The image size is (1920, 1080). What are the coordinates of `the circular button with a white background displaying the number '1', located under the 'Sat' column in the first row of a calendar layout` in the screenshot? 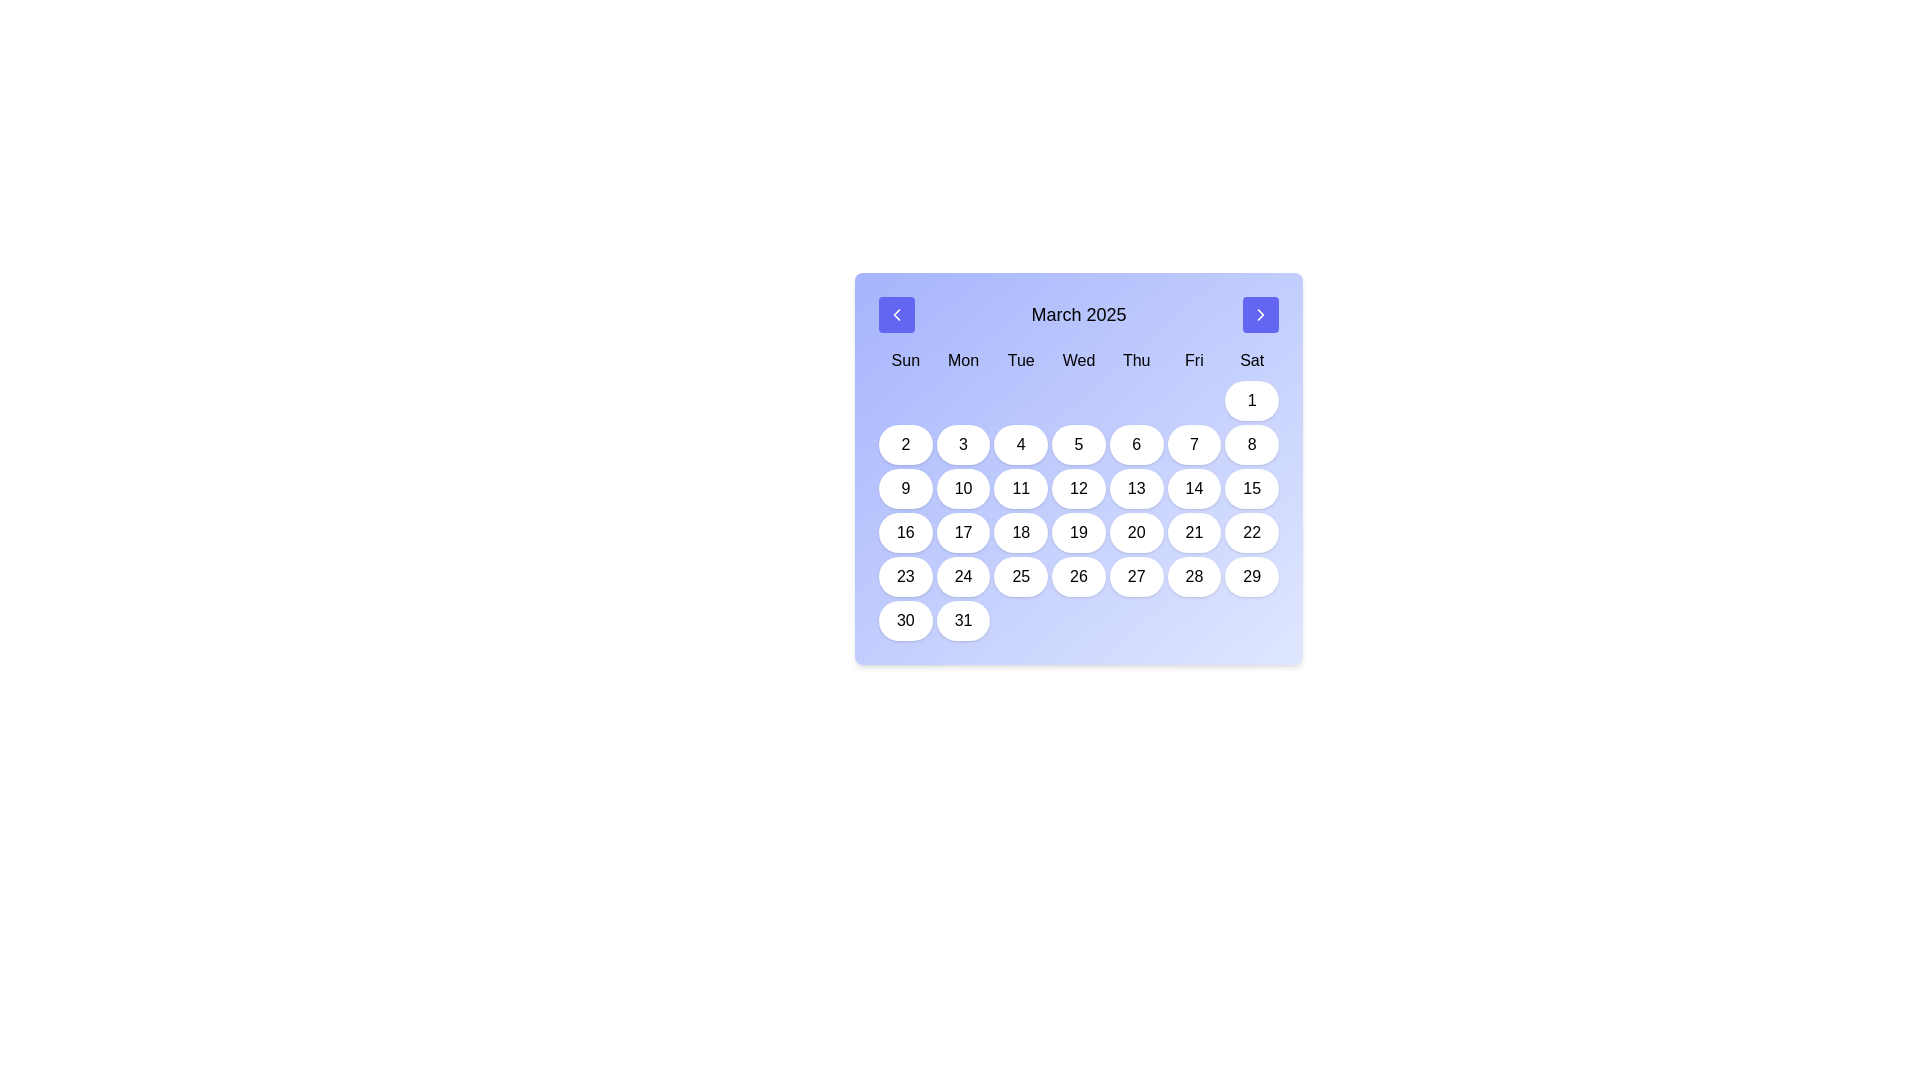 It's located at (1251, 401).